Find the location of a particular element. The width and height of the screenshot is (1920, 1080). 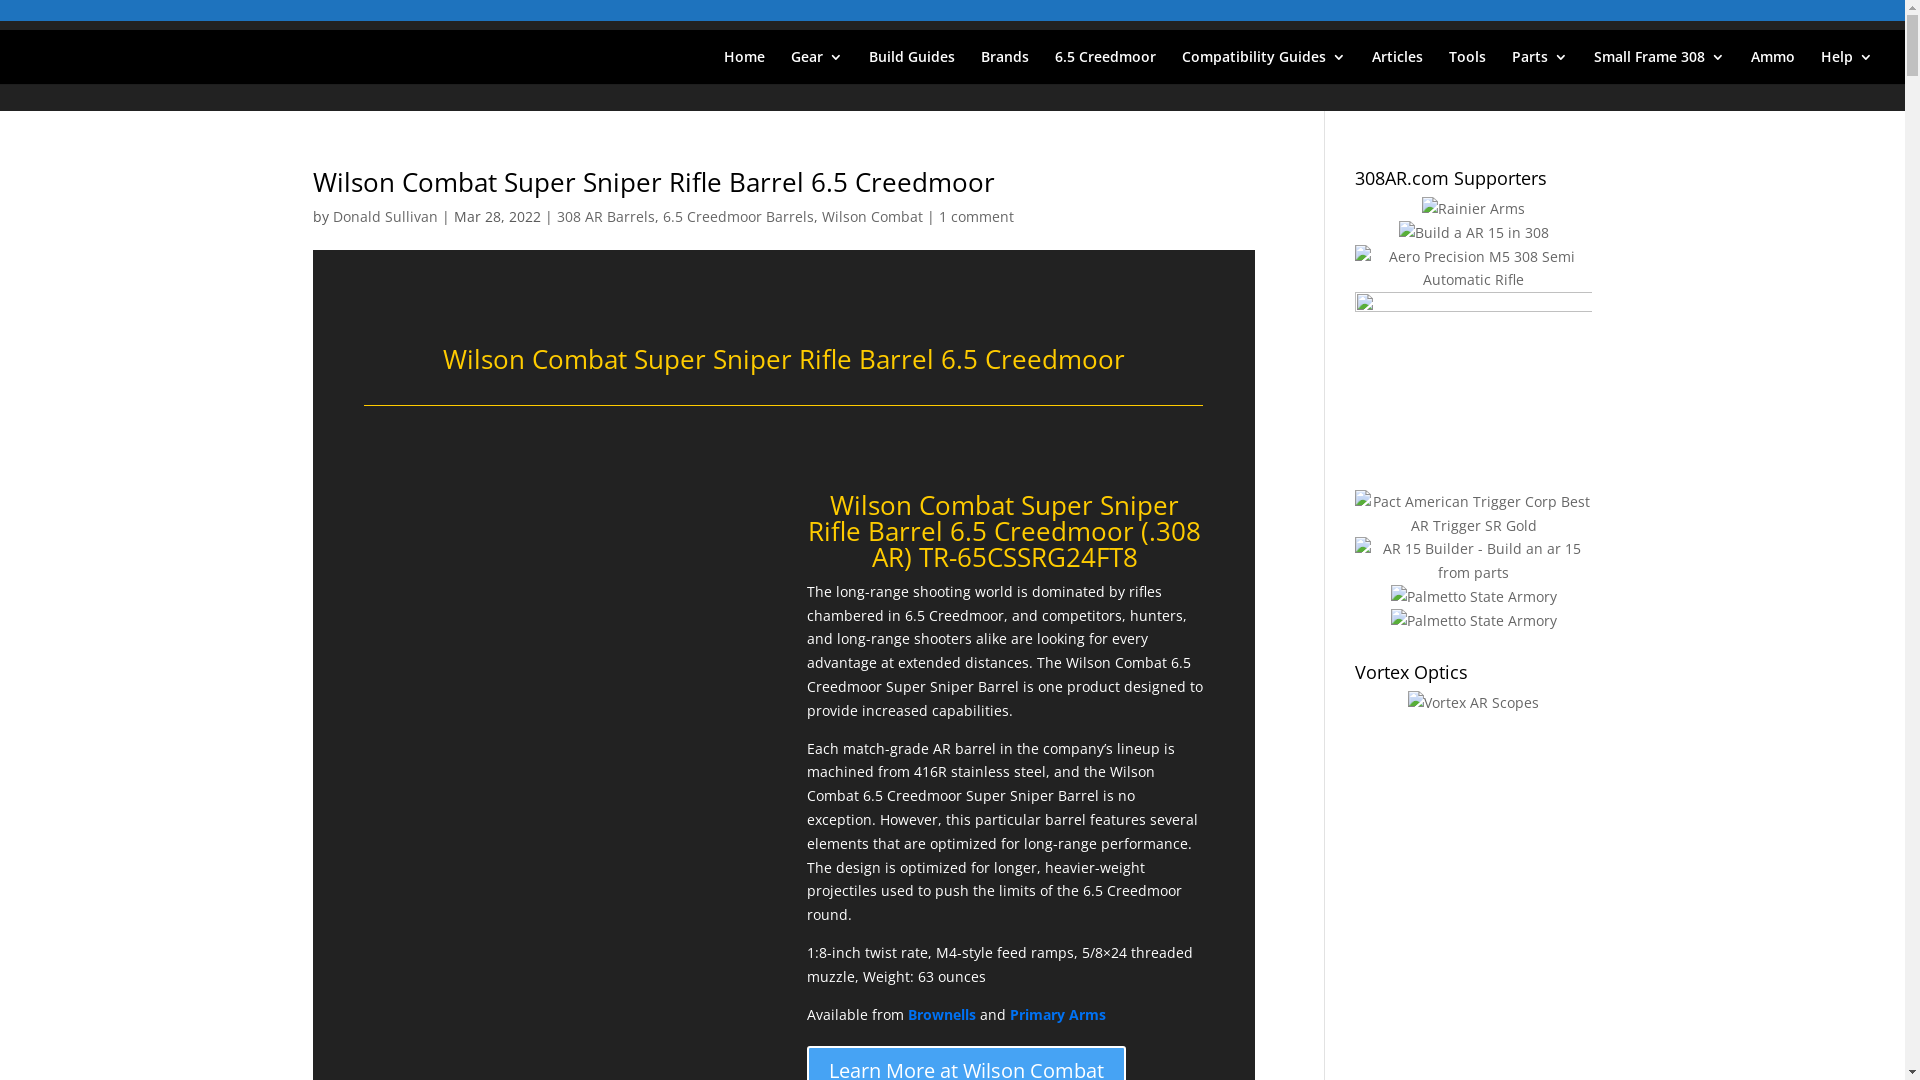

'Donald Sullivan' is located at coordinates (384, 216).